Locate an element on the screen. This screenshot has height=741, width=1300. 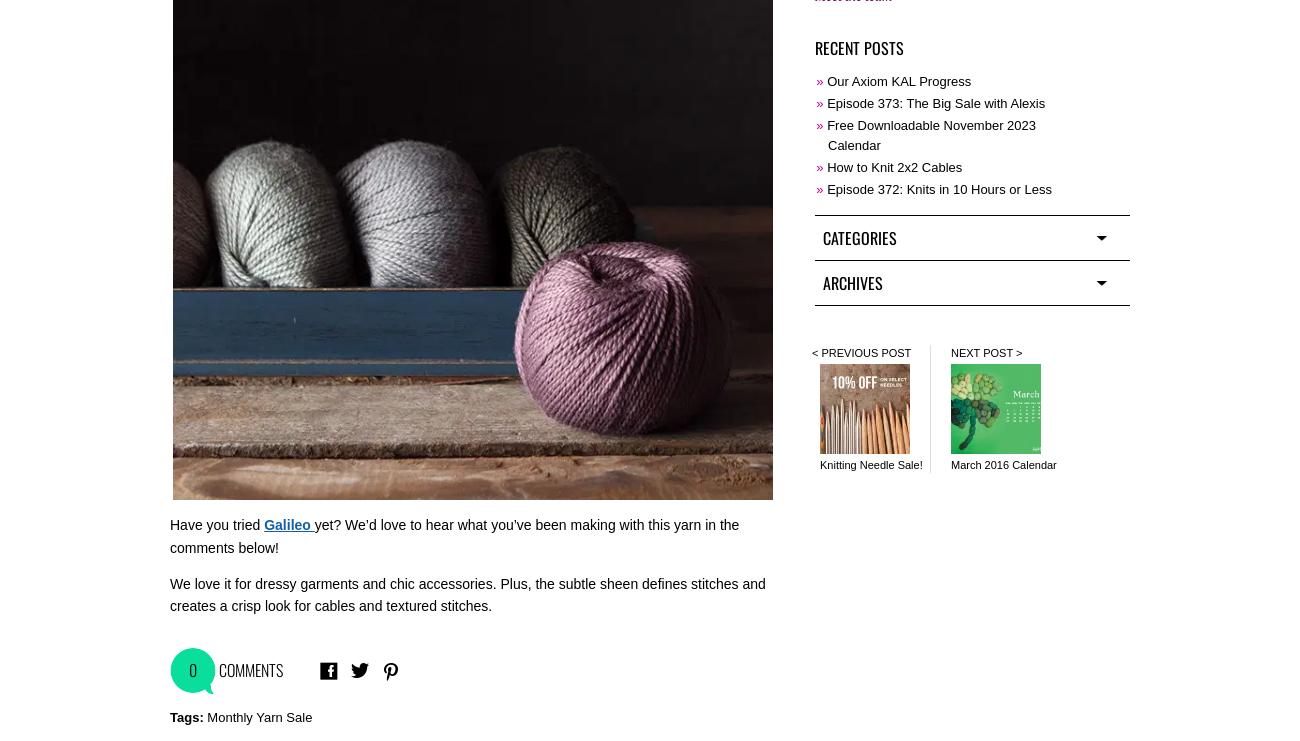
'yet? We’d love to hear what you’ve been making with this yarn in the comments below!' is located at coordinates (453, 534).